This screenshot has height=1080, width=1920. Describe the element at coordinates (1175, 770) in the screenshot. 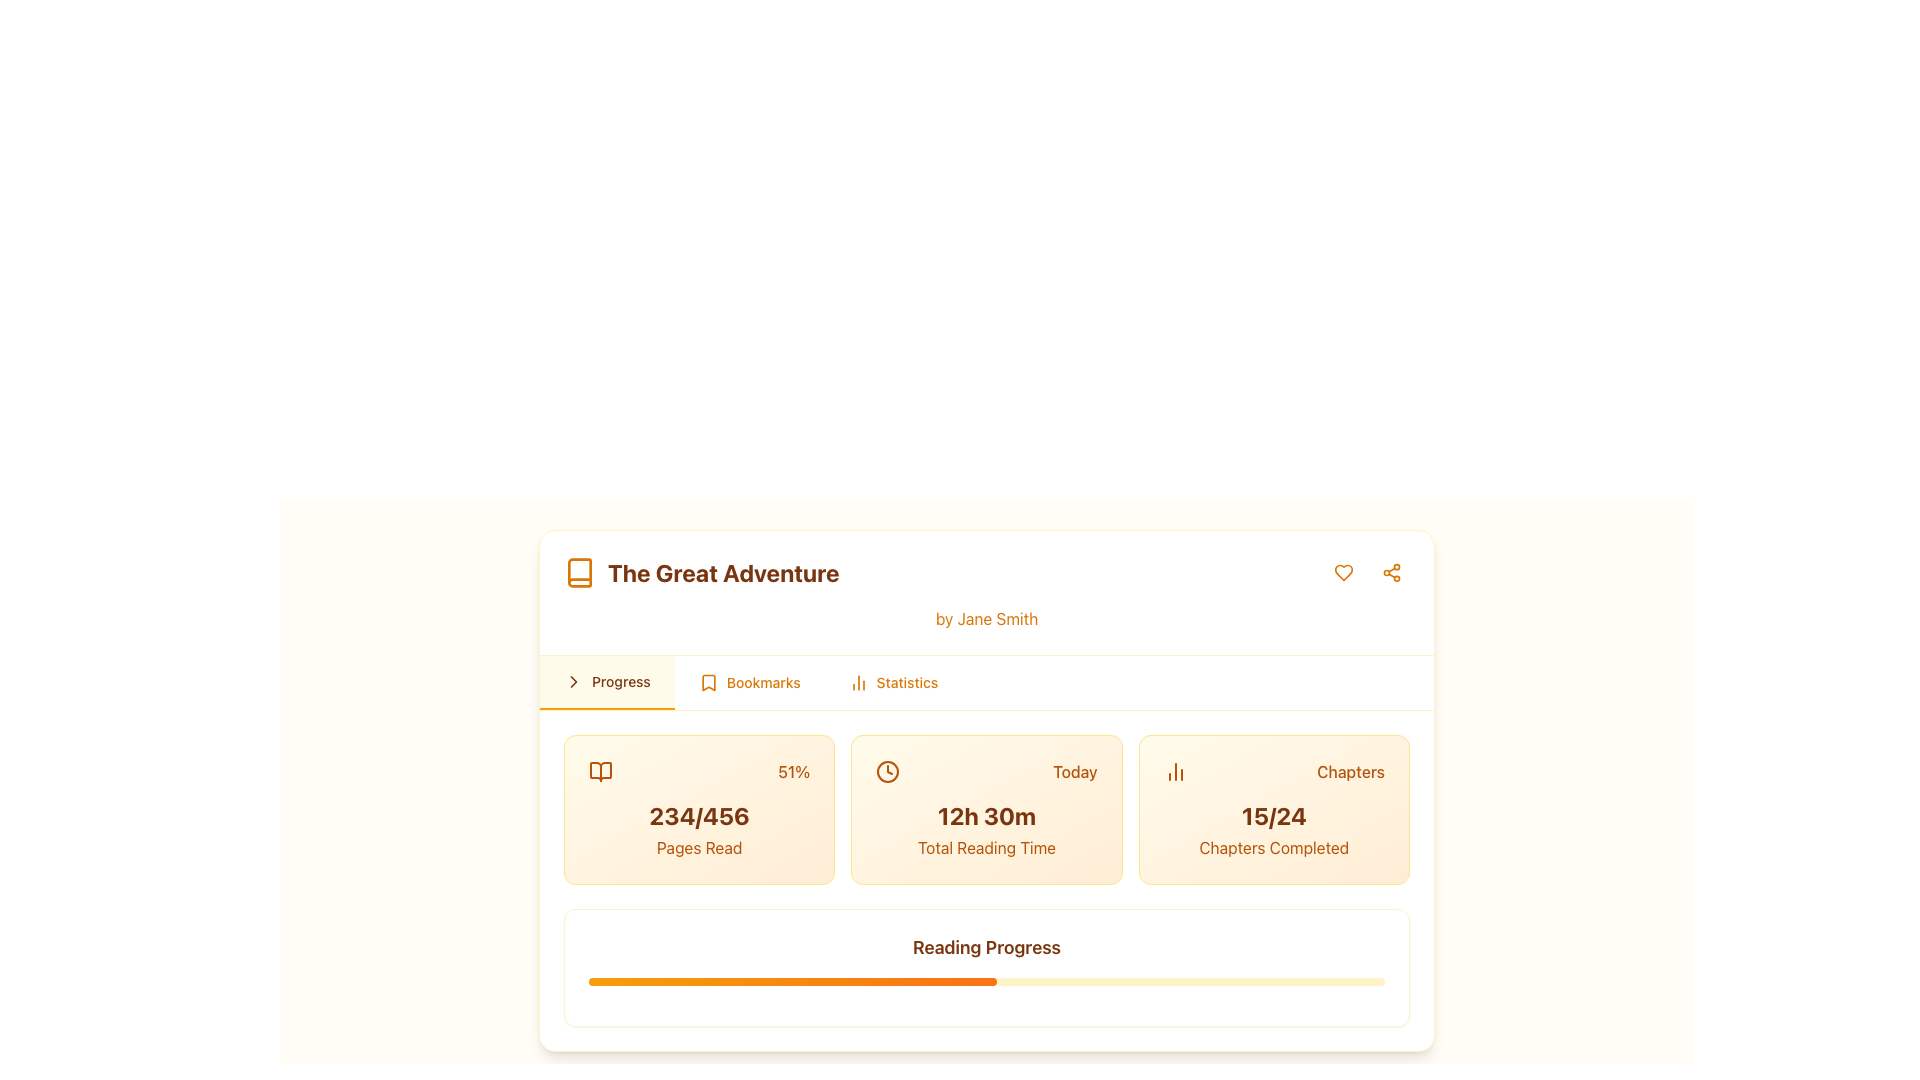

I see `the Decorative Icon located to the left of the 'Chapters' text, which serves as an indicator of statistical information or progress` at that location.